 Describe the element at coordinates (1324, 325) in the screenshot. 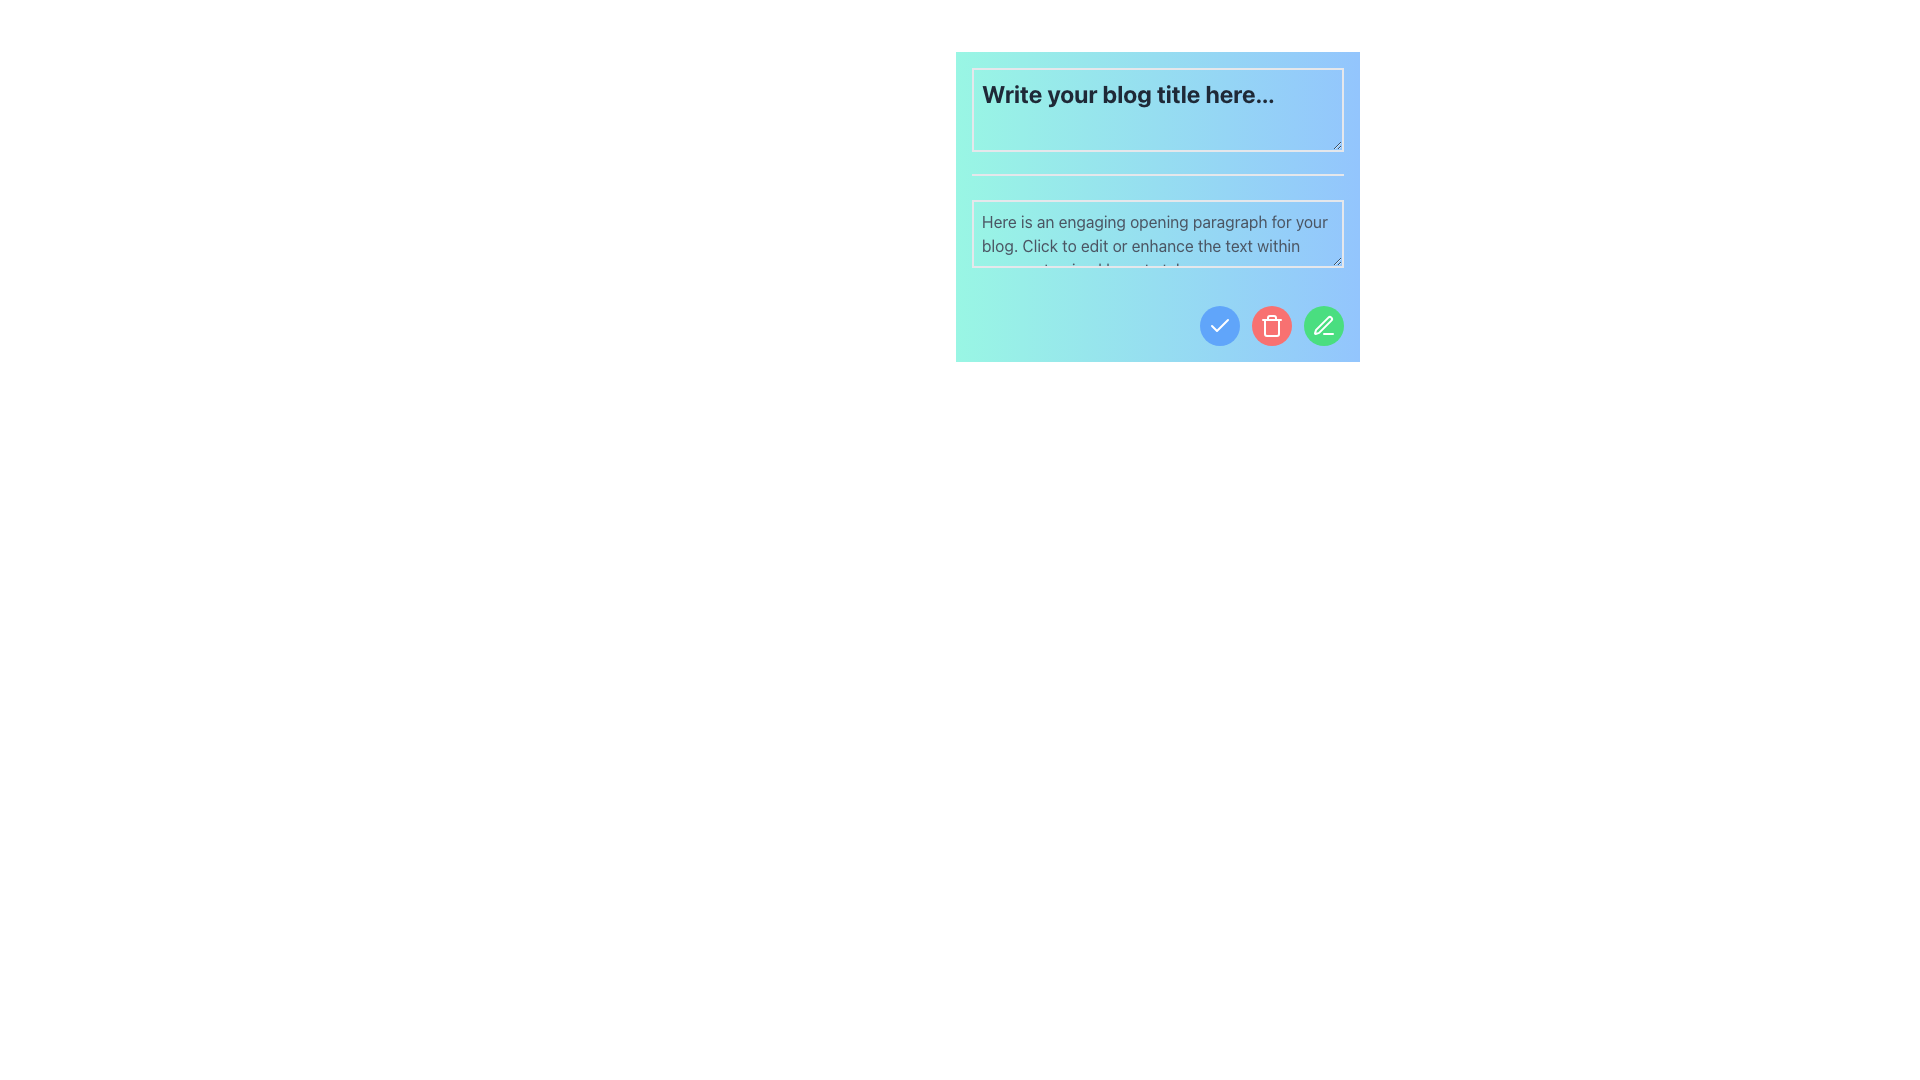

I see `the circular green button with a white pen icon` at that location.